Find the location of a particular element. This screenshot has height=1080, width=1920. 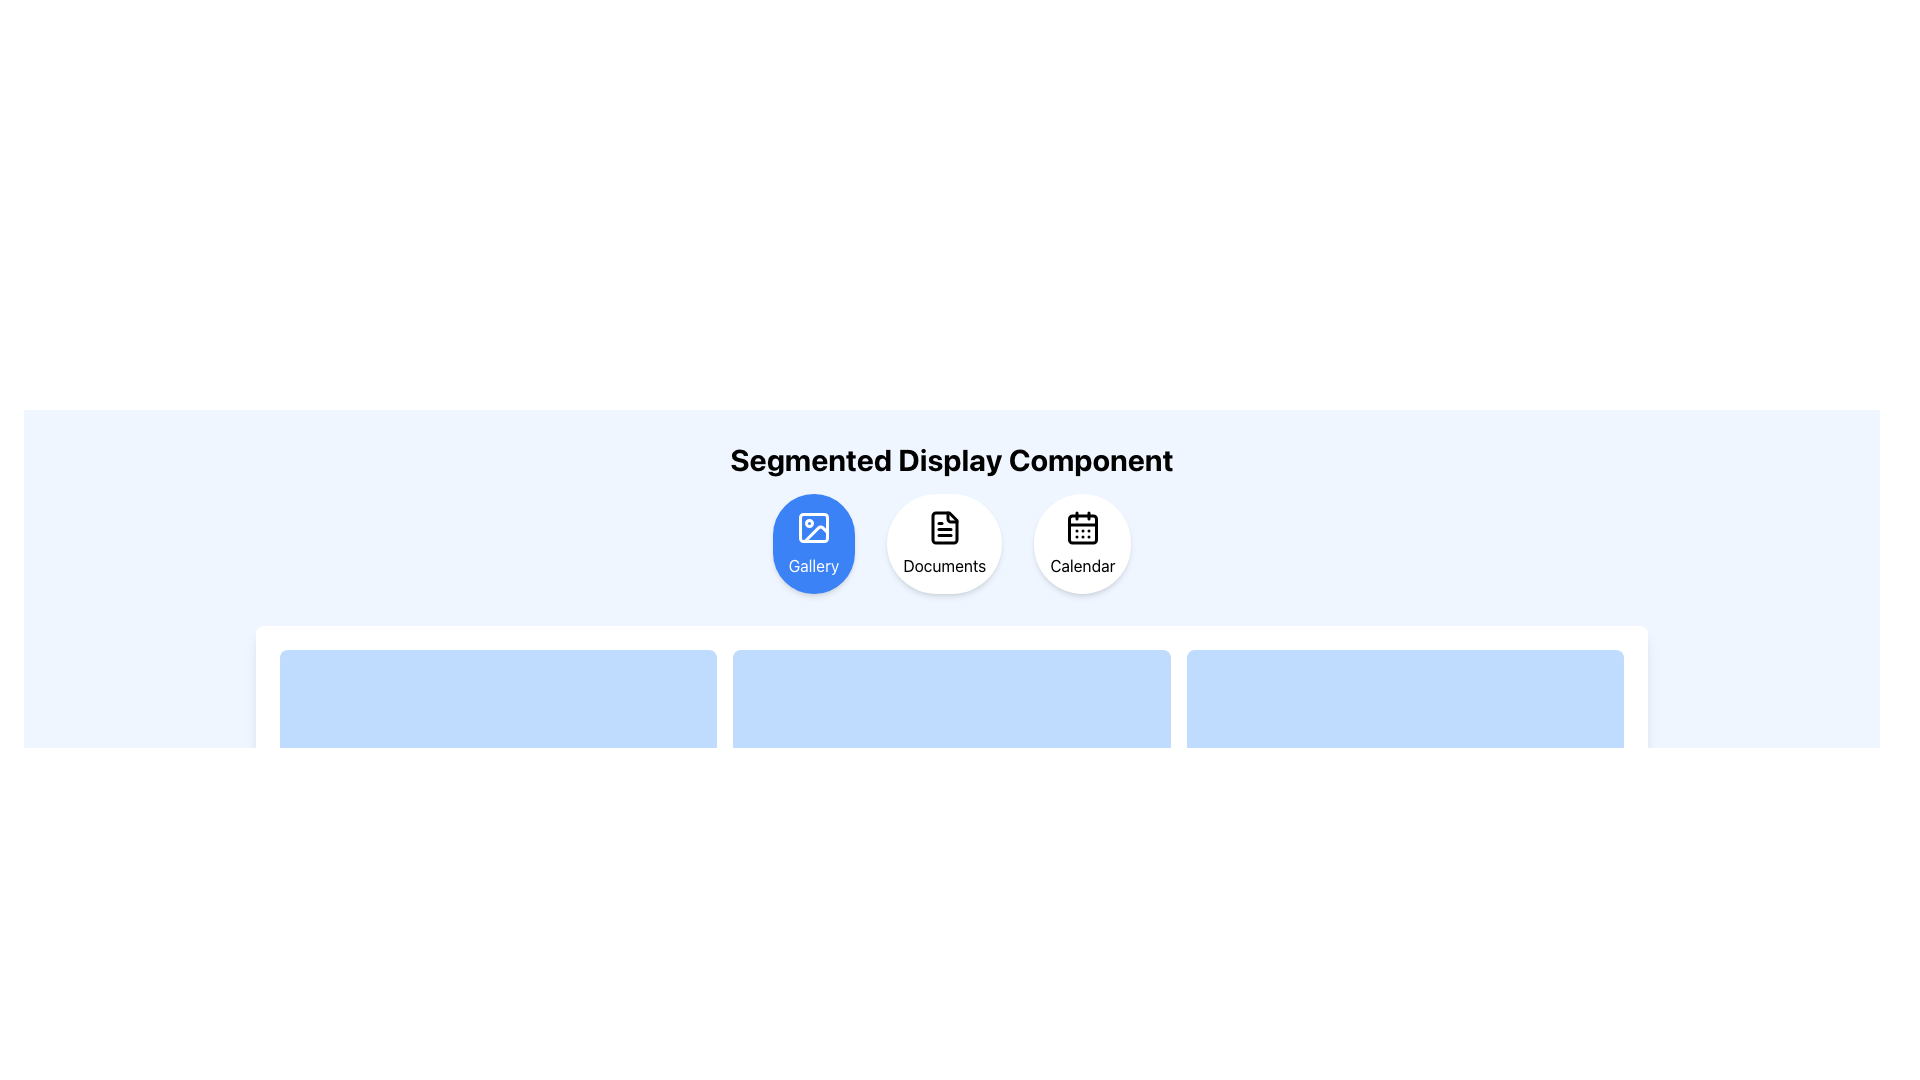

the circular interactive button labeled 'Documents' is located at coordinates (943, 543).